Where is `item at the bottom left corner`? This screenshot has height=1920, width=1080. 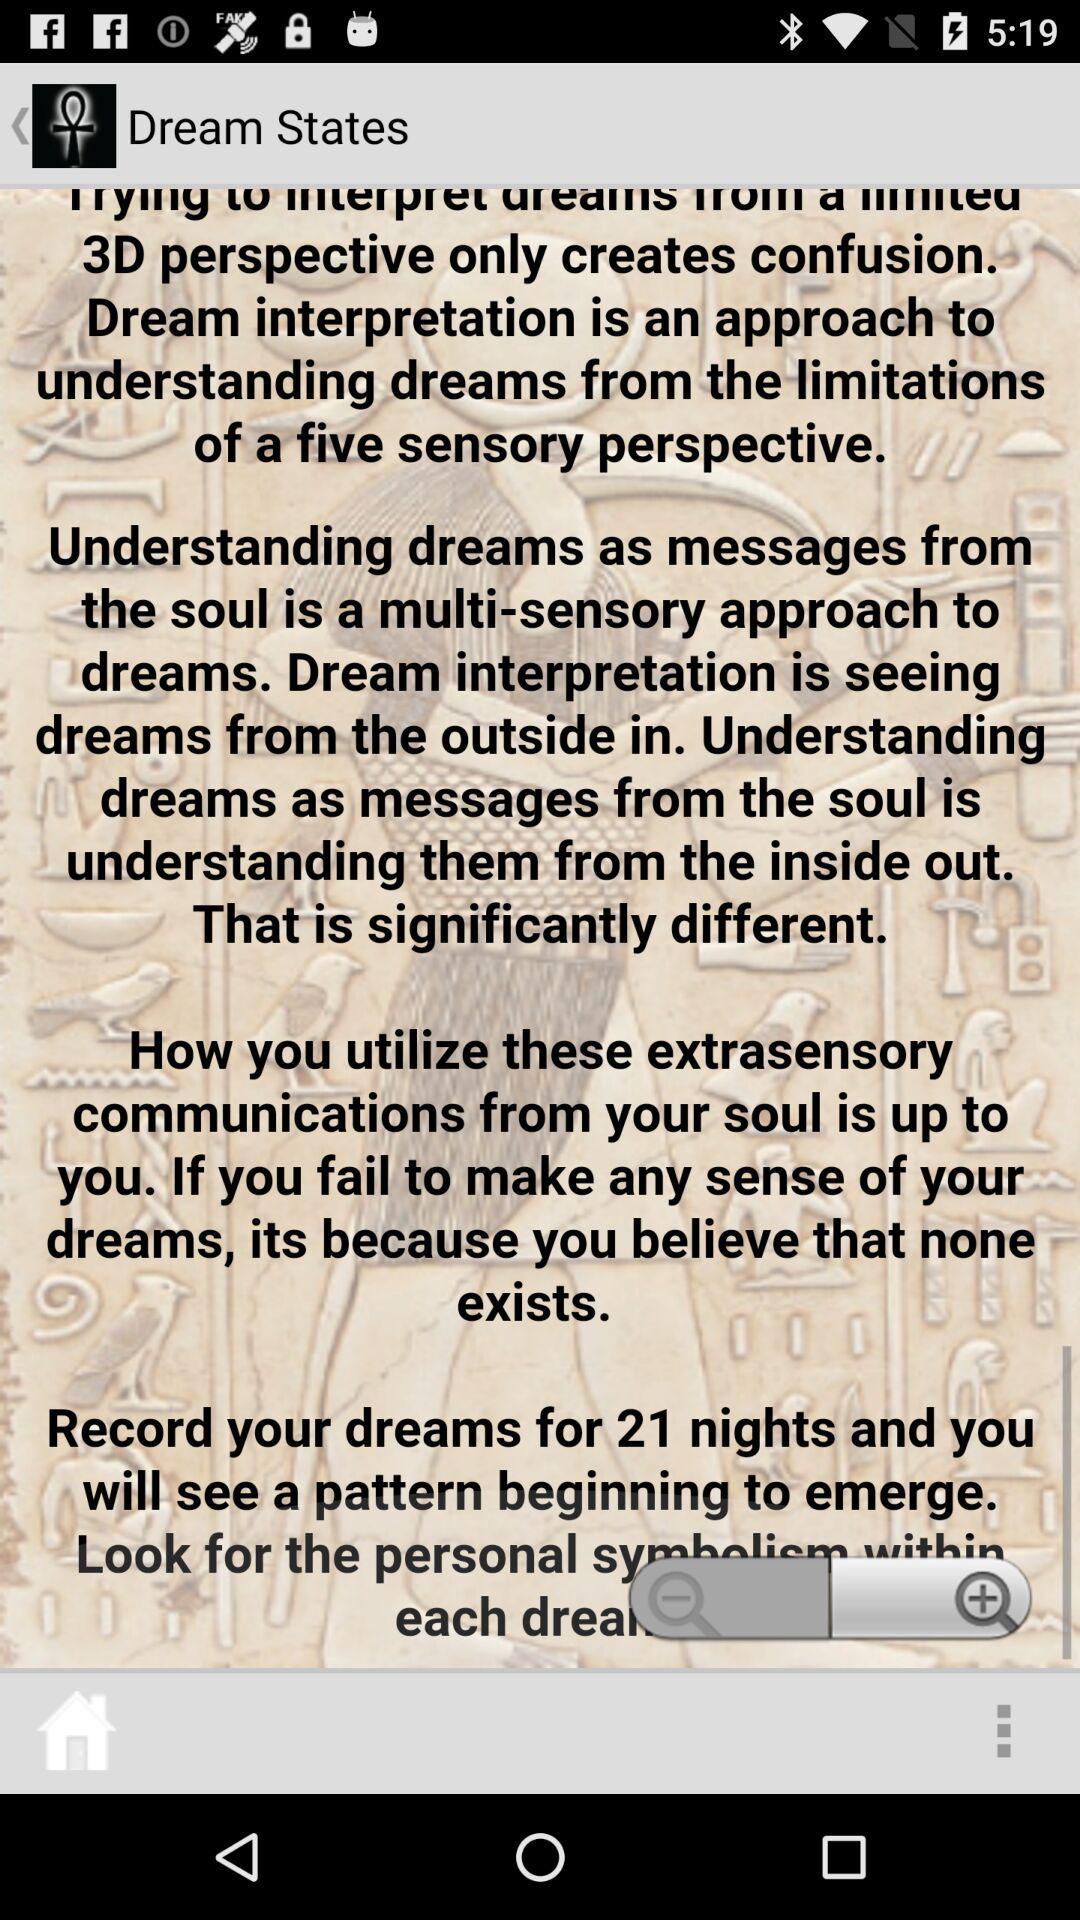 item at the bottom left corner is located at coordinates (75, 1730).